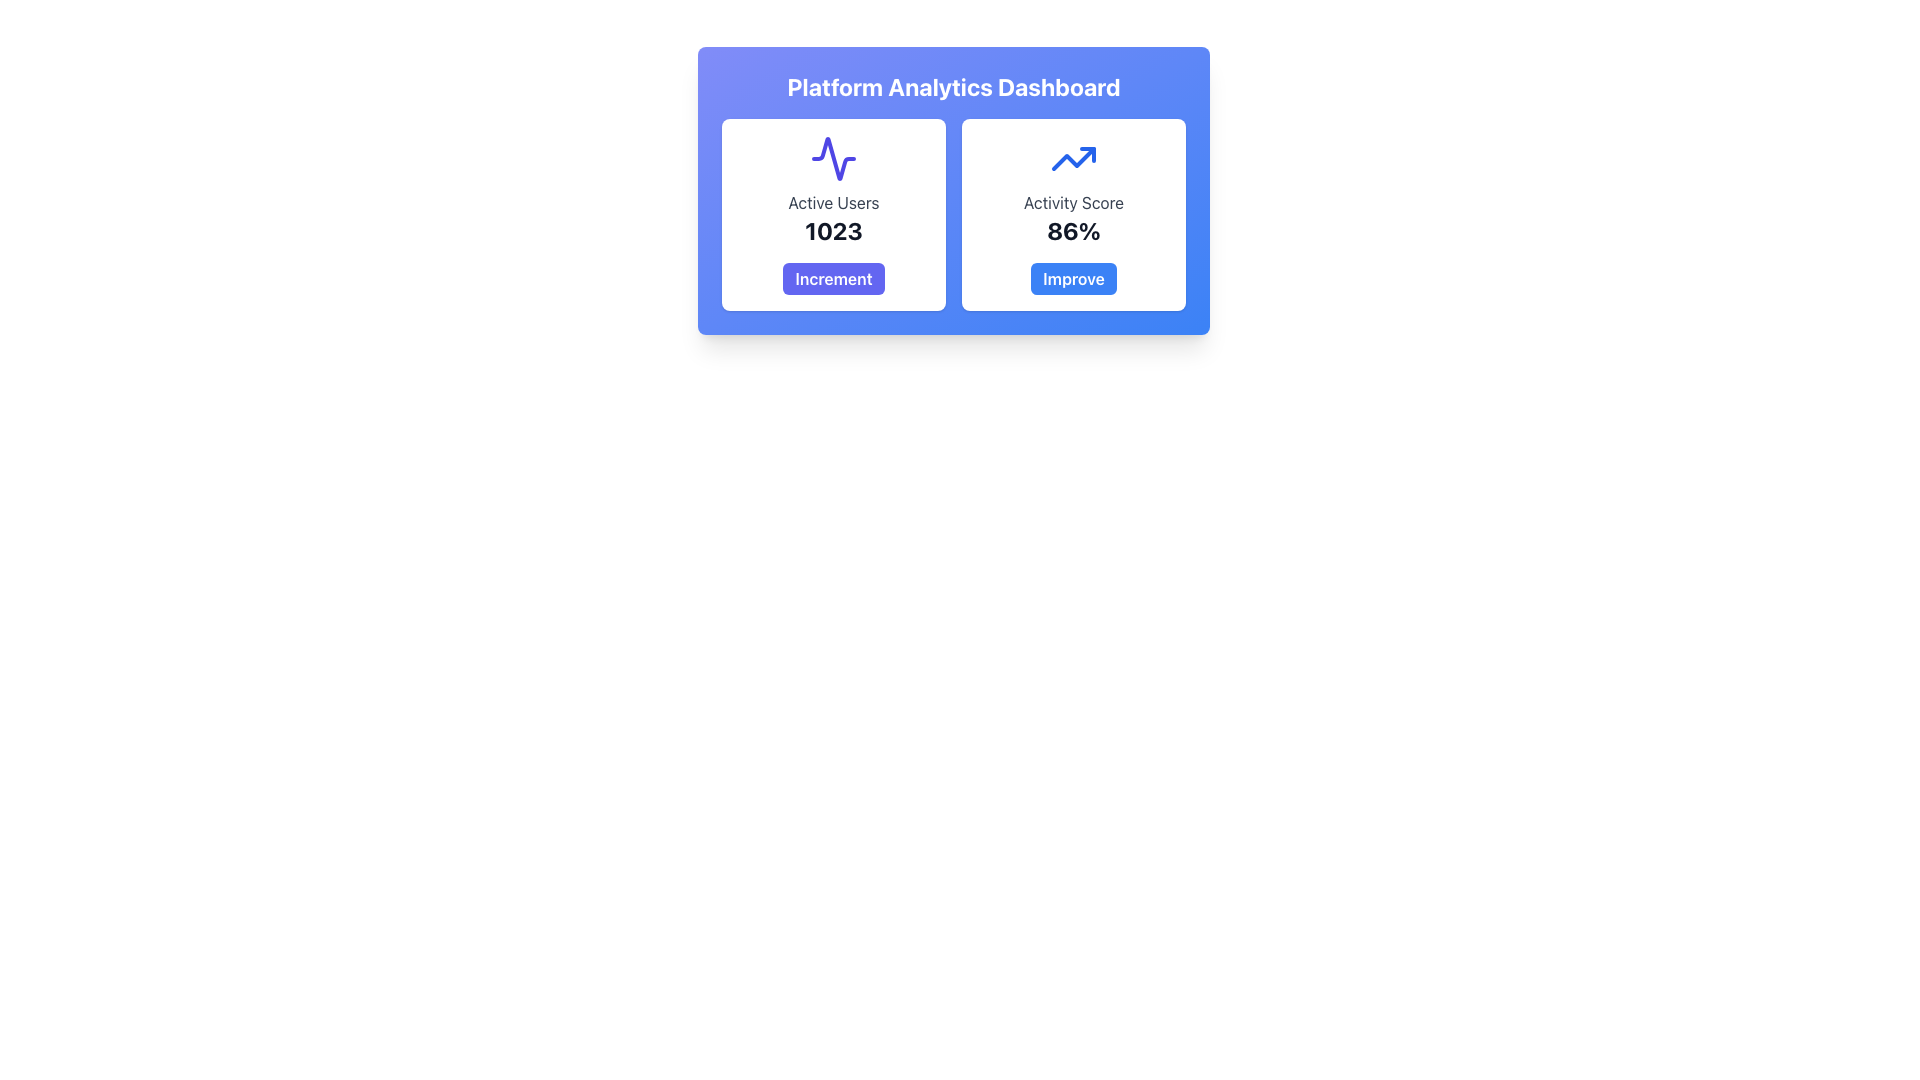  Describe the element at coordinates (834, 278) in the screenshot. I see `the indigo 'Increment' button located at the lower part of the 'Active Users' card to increment the displayed value` at that location.